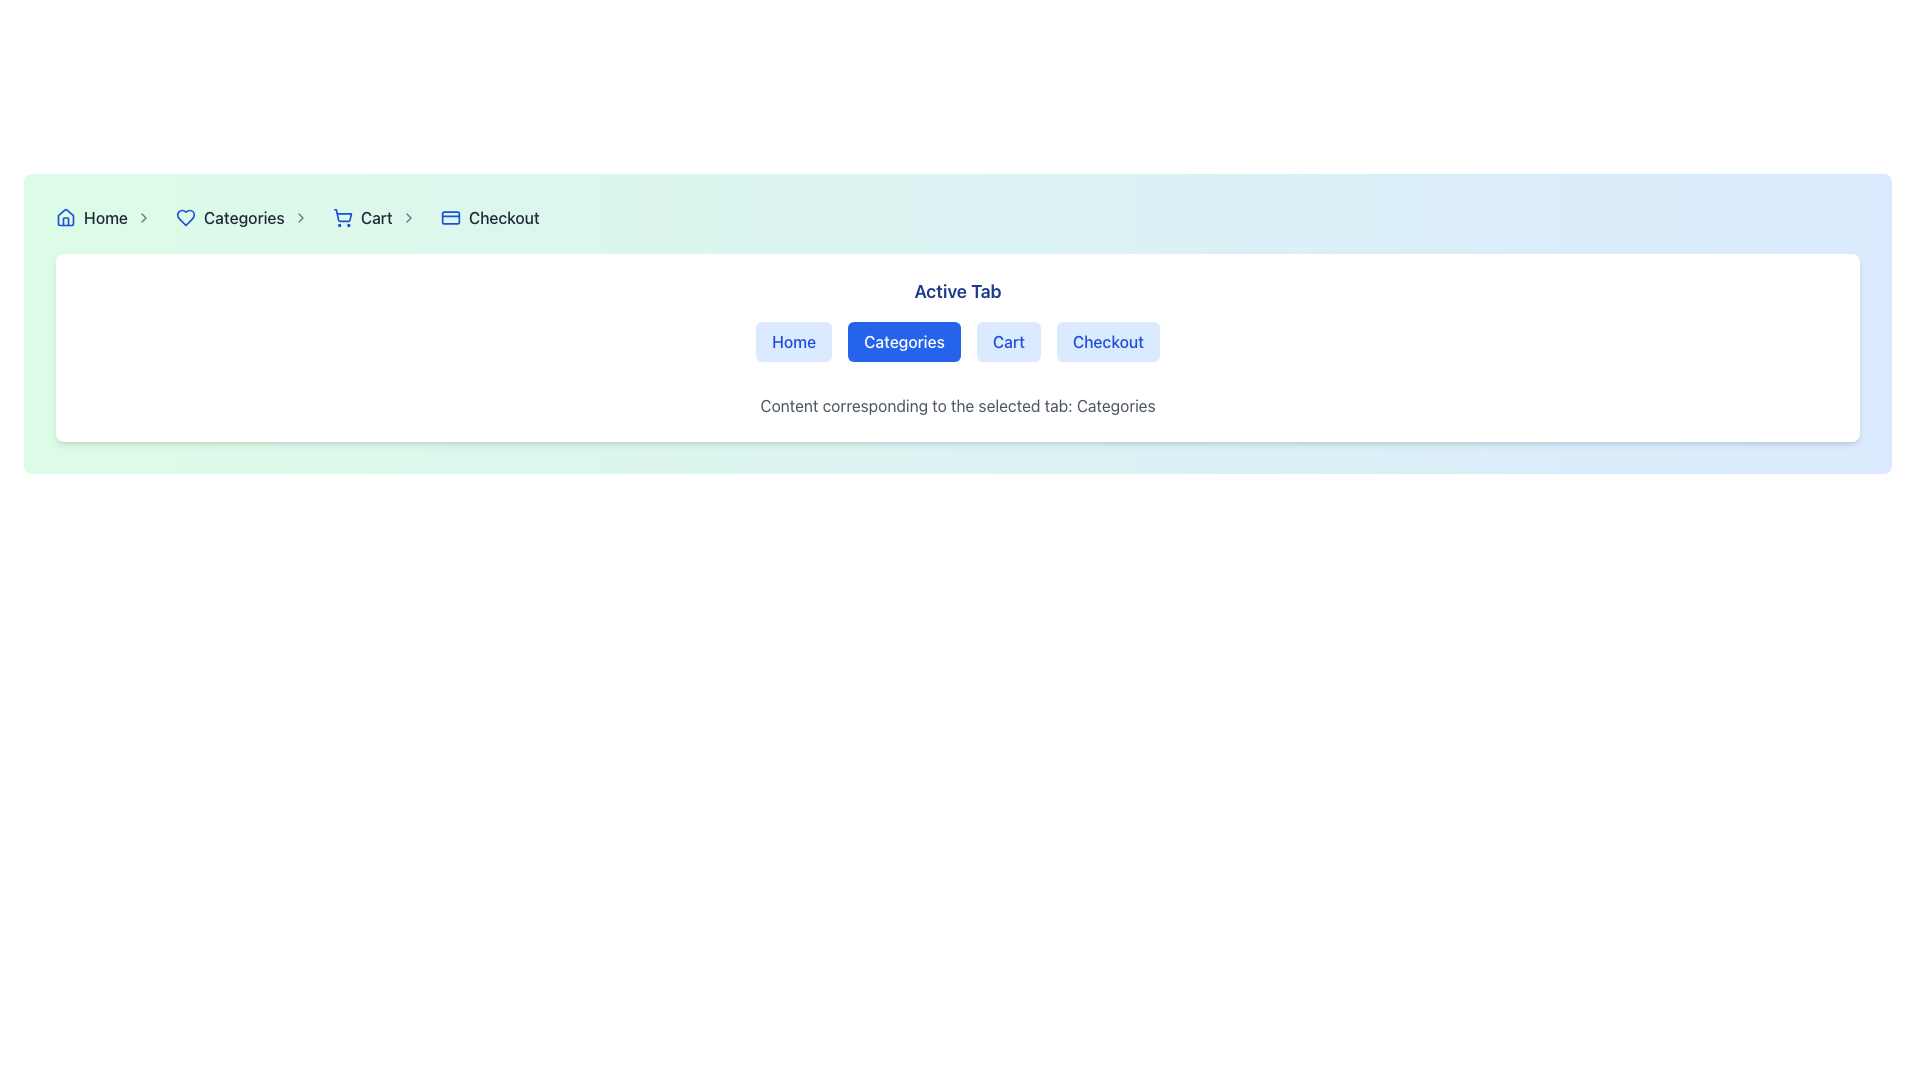  I want to click on the 'Cart' button, which is the third option in a horizontal list of buttons, so click(1008, 341).